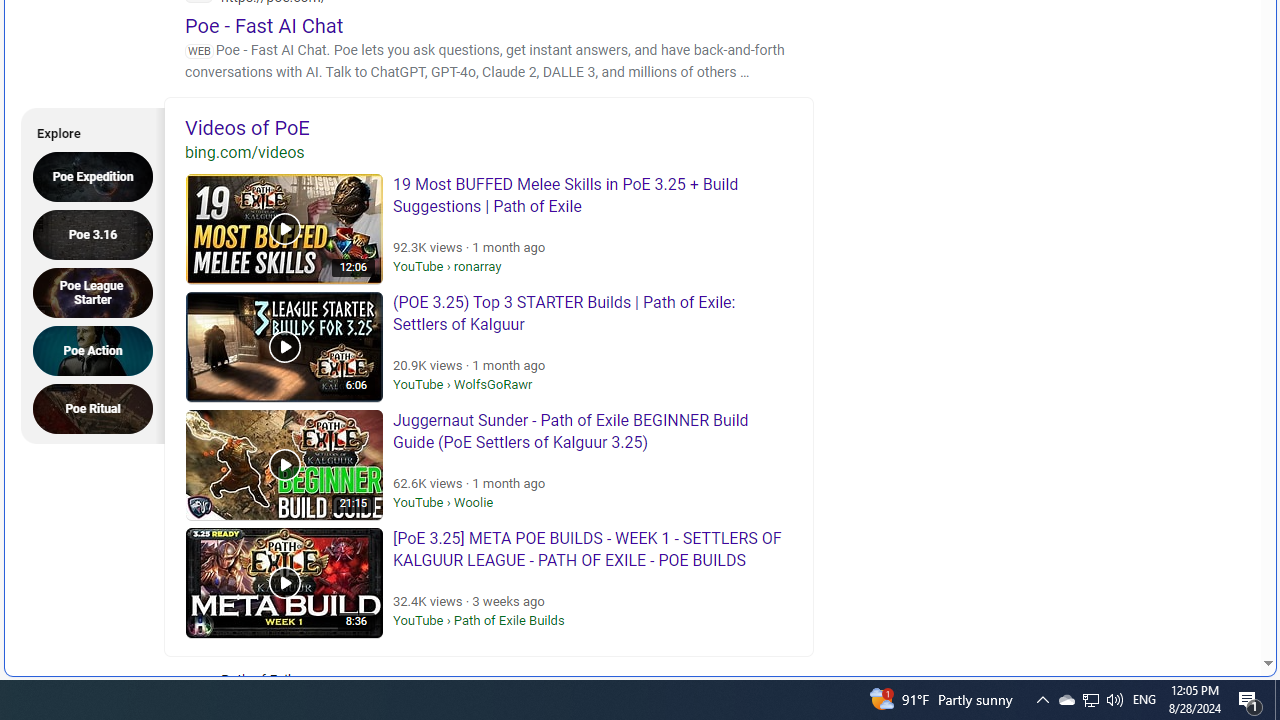  What do you see at coordinates (98, 349) in the screenshot?
I see `'Poe Action'` at bounding box center [98, 349].